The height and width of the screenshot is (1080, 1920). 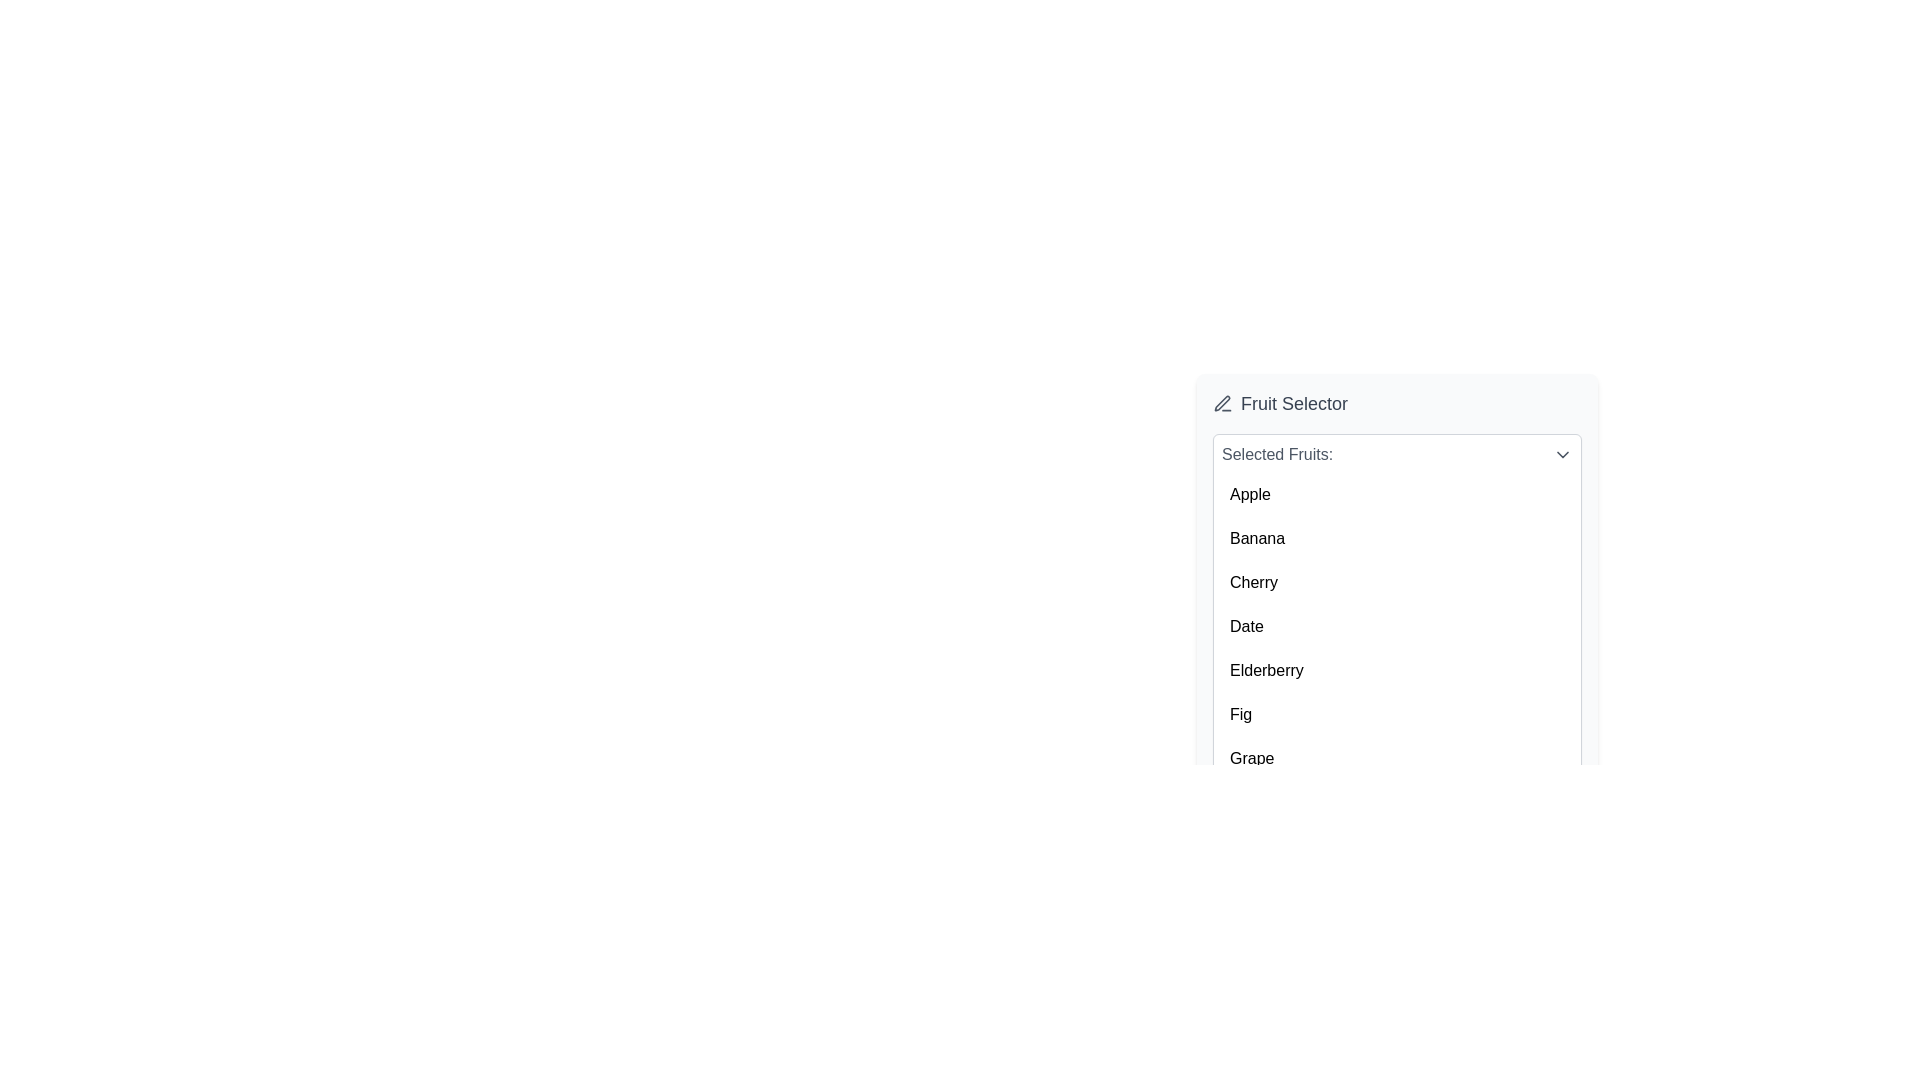 What do you see at coordinates (1396, 609) in the screenshot?
I see `the dropdown menu titled 'Selected Fruits:'` at bounding box center [1396, 609].